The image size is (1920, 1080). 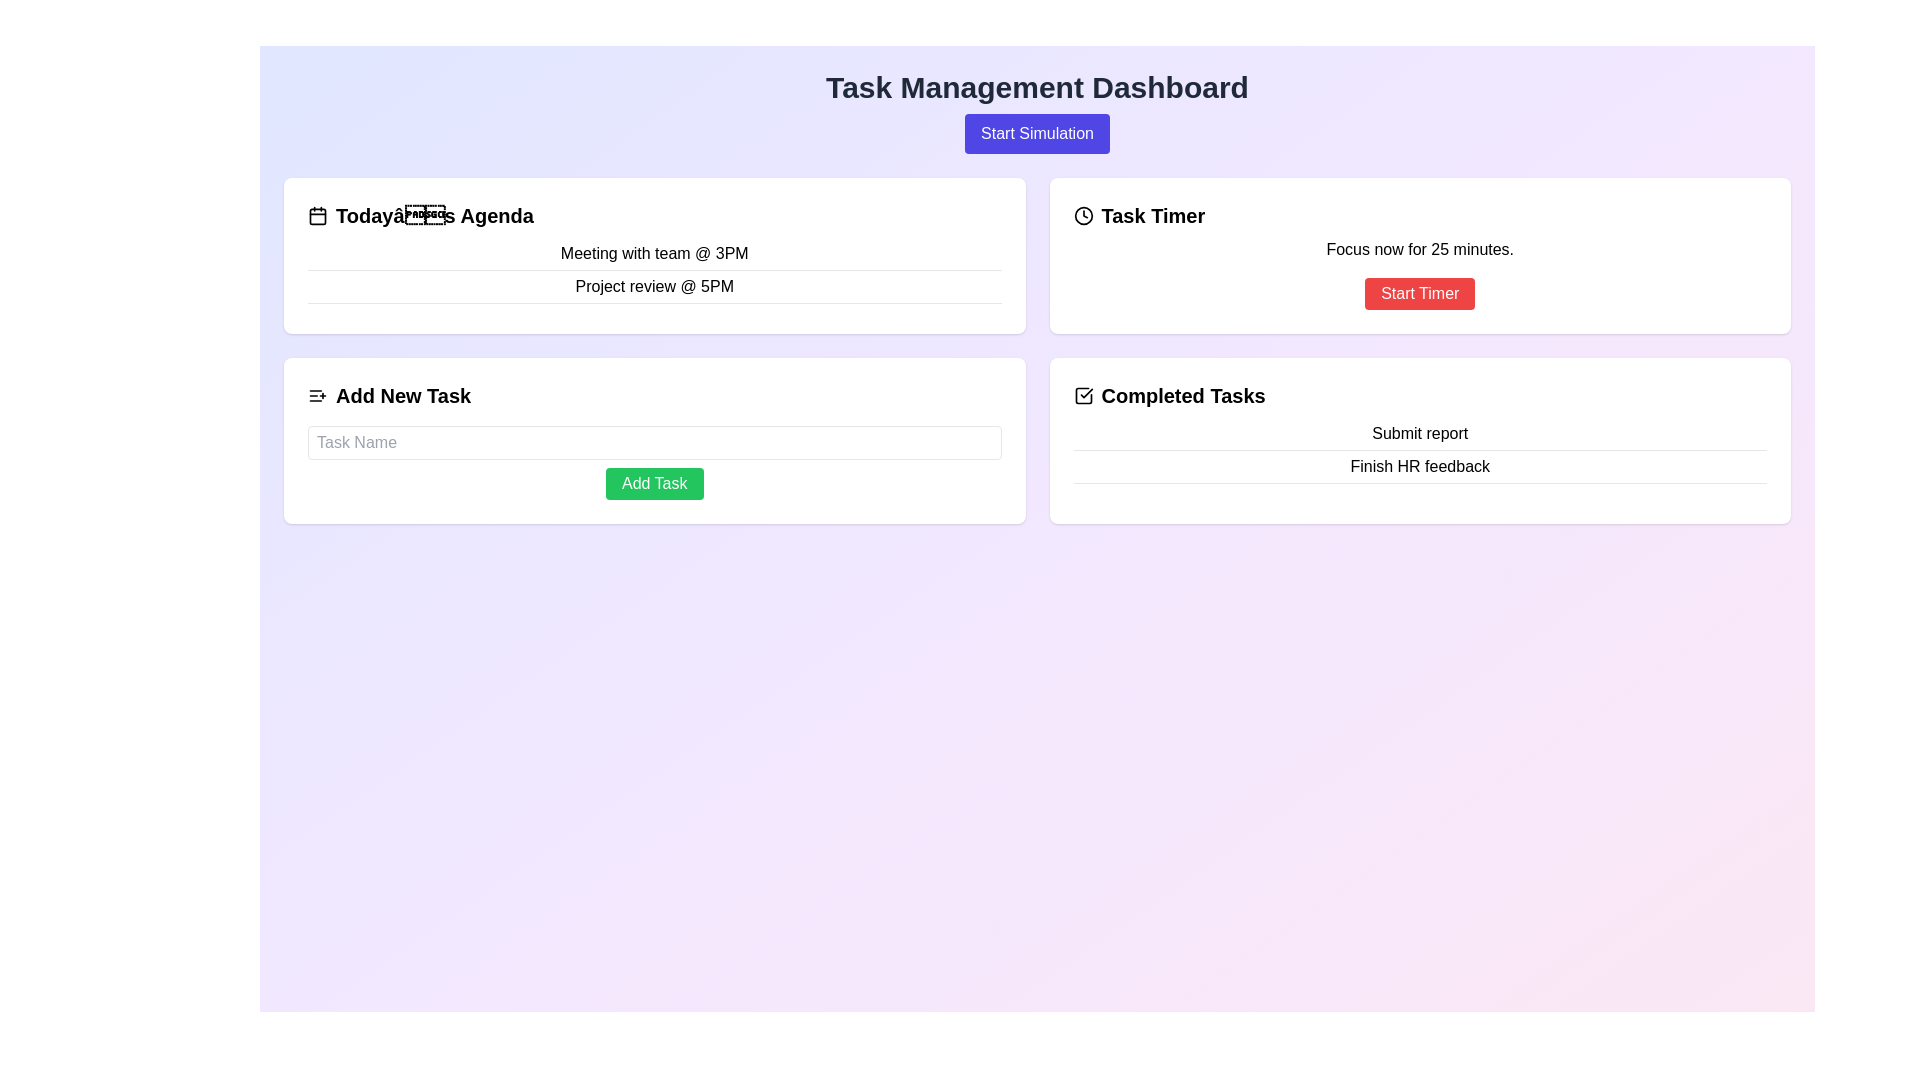 What do you see at coordinates (1419, 433) in the screenshot?
I see `the text element displaying 'Submit report' in the 'Completed Tasks' section, which is the first item in the list of completed tasks` at bounding box center [1419, 433].